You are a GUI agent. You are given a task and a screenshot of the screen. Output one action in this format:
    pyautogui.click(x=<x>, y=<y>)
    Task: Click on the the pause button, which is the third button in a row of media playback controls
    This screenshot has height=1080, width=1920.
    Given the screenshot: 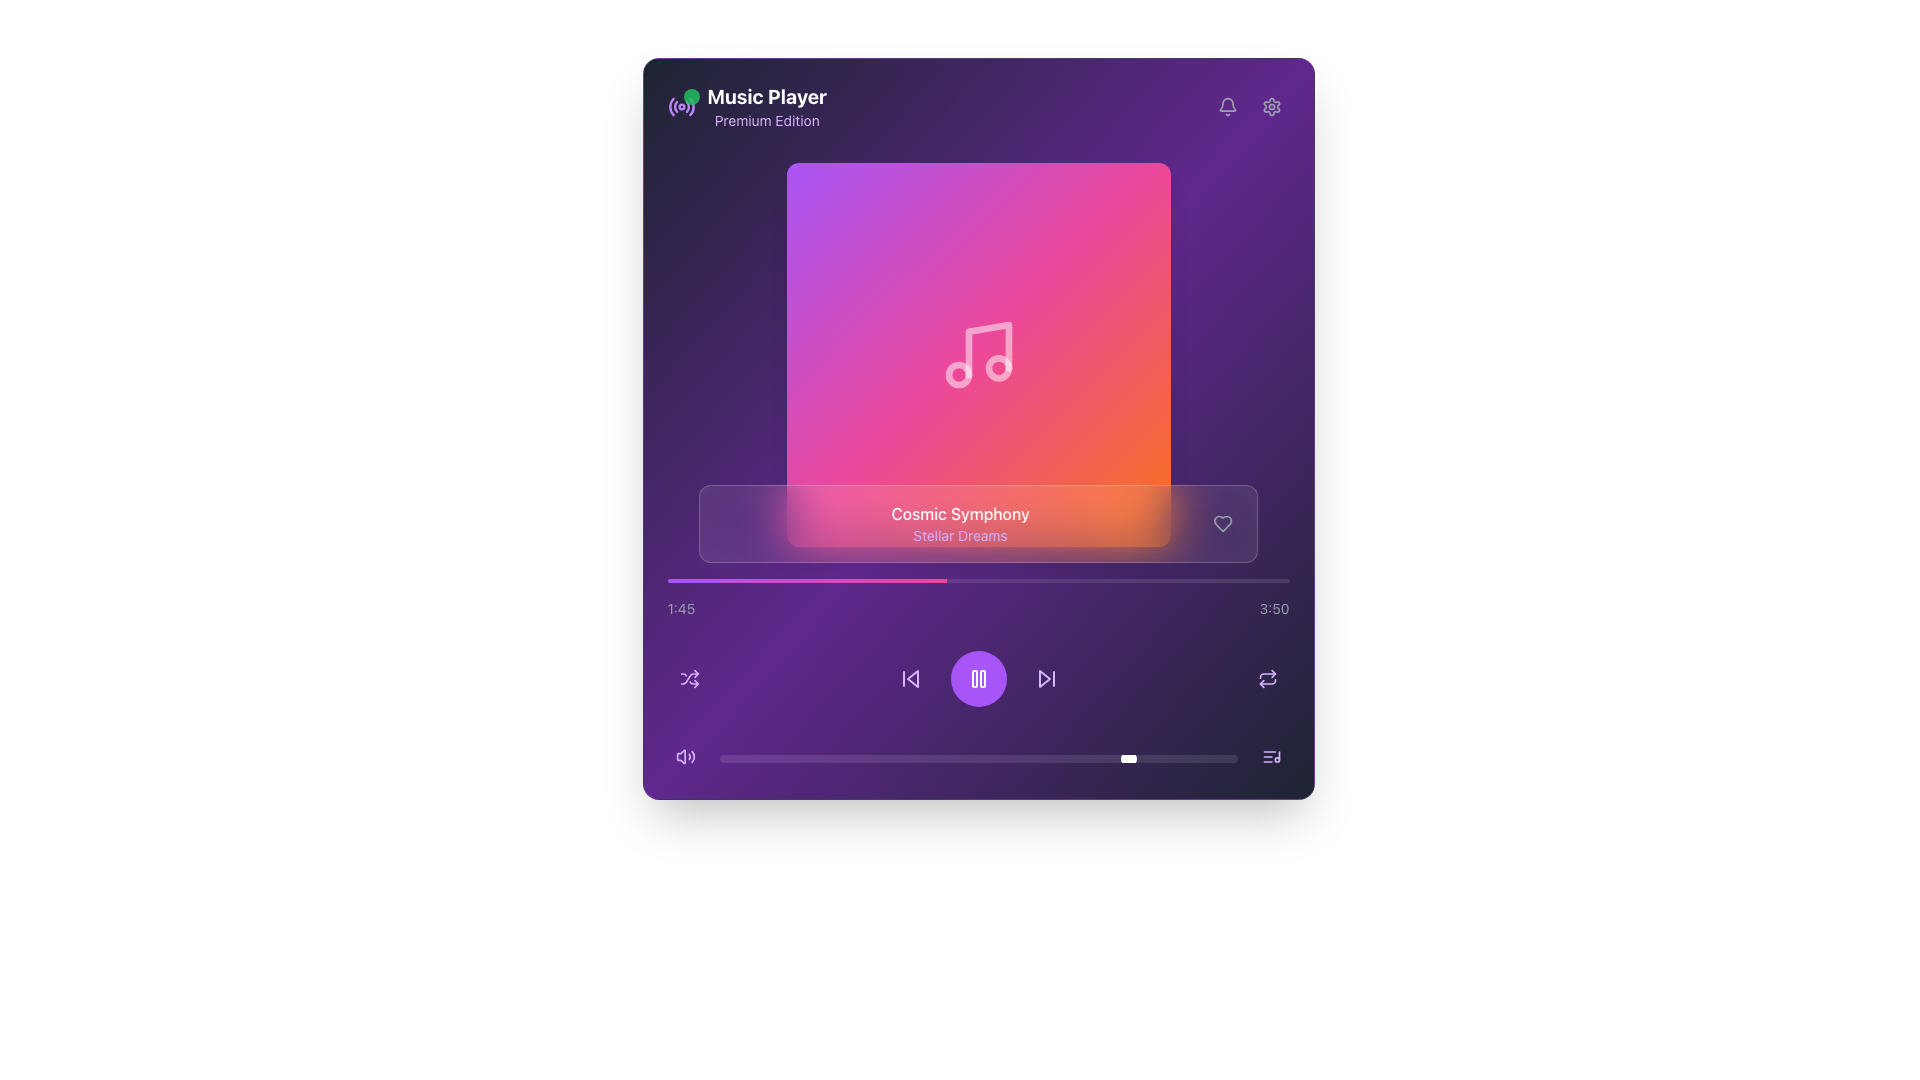 What is the action you would take?
    pyautogui.click(x=978, y=677)
    